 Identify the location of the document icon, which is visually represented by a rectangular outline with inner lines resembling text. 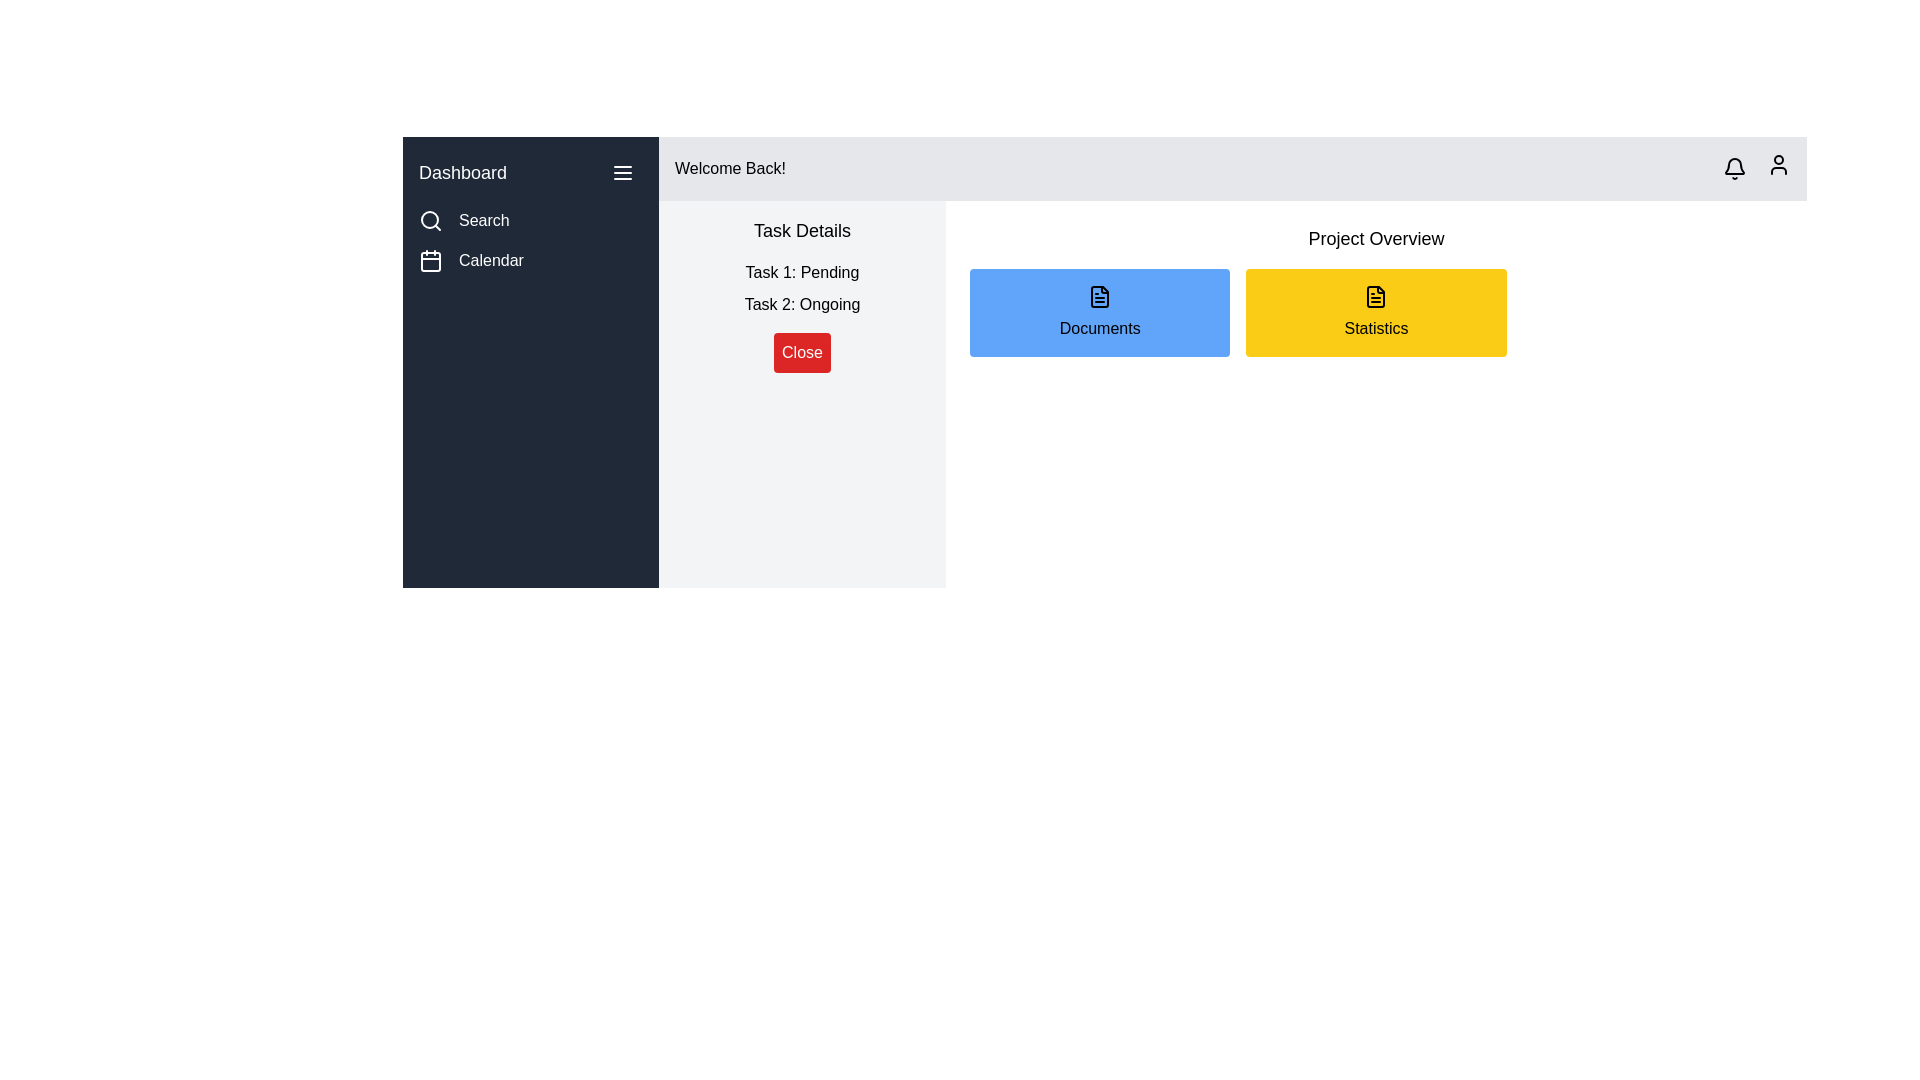
(1098, 297).